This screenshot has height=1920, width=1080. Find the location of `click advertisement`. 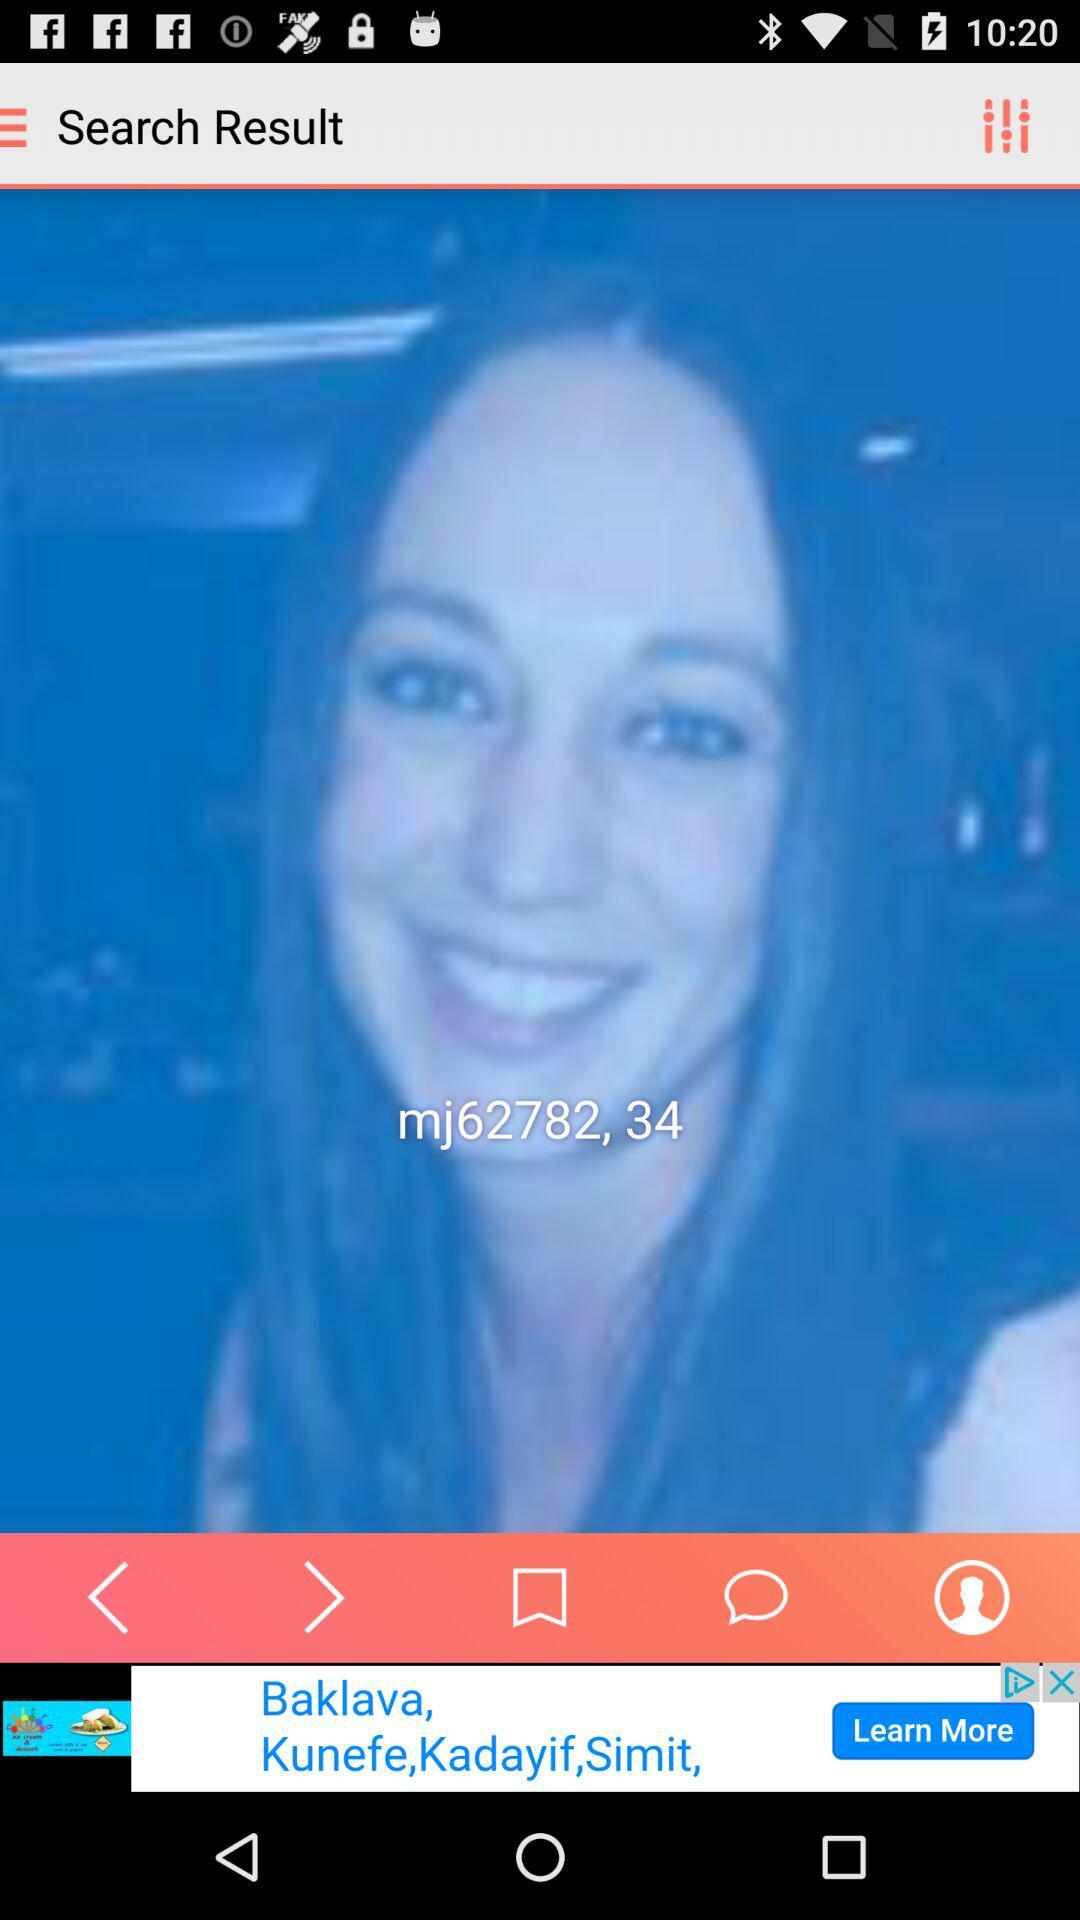

click advertisement is located at coordinates (540, 1727).